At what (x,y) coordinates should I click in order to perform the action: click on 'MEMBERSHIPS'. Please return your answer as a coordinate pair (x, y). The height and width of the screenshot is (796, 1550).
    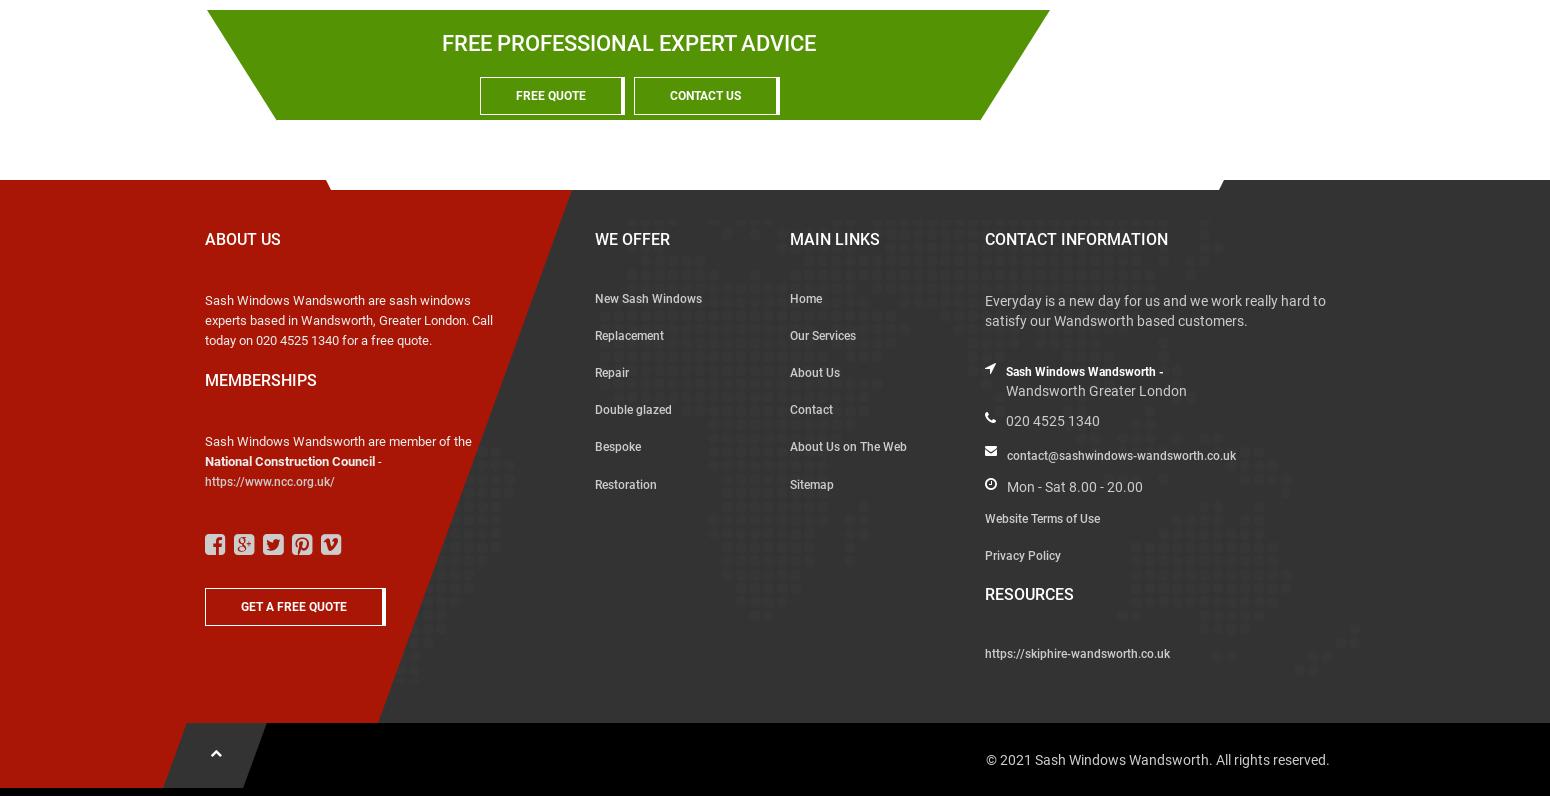
    Looking at the image, I should click on (204, 379).